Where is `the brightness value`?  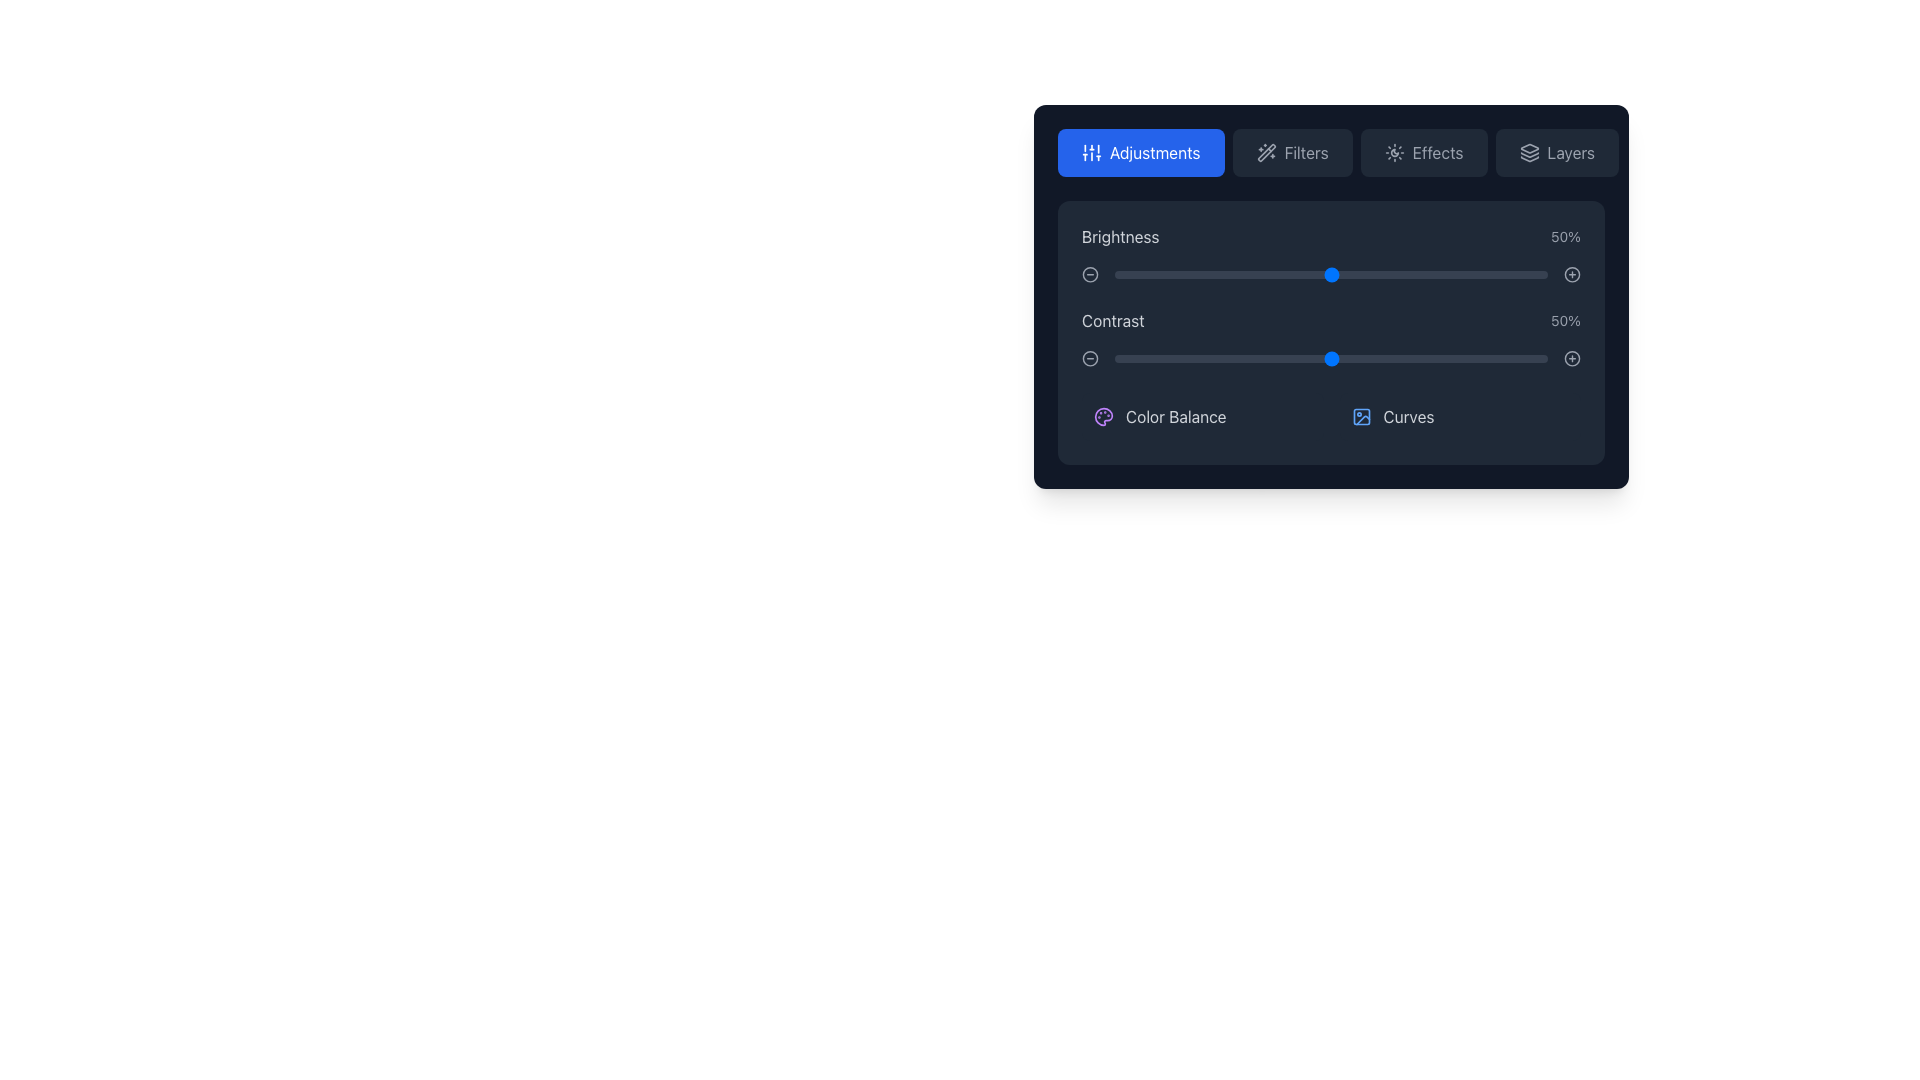
the brightness value is located at coordinates (1137, 274).